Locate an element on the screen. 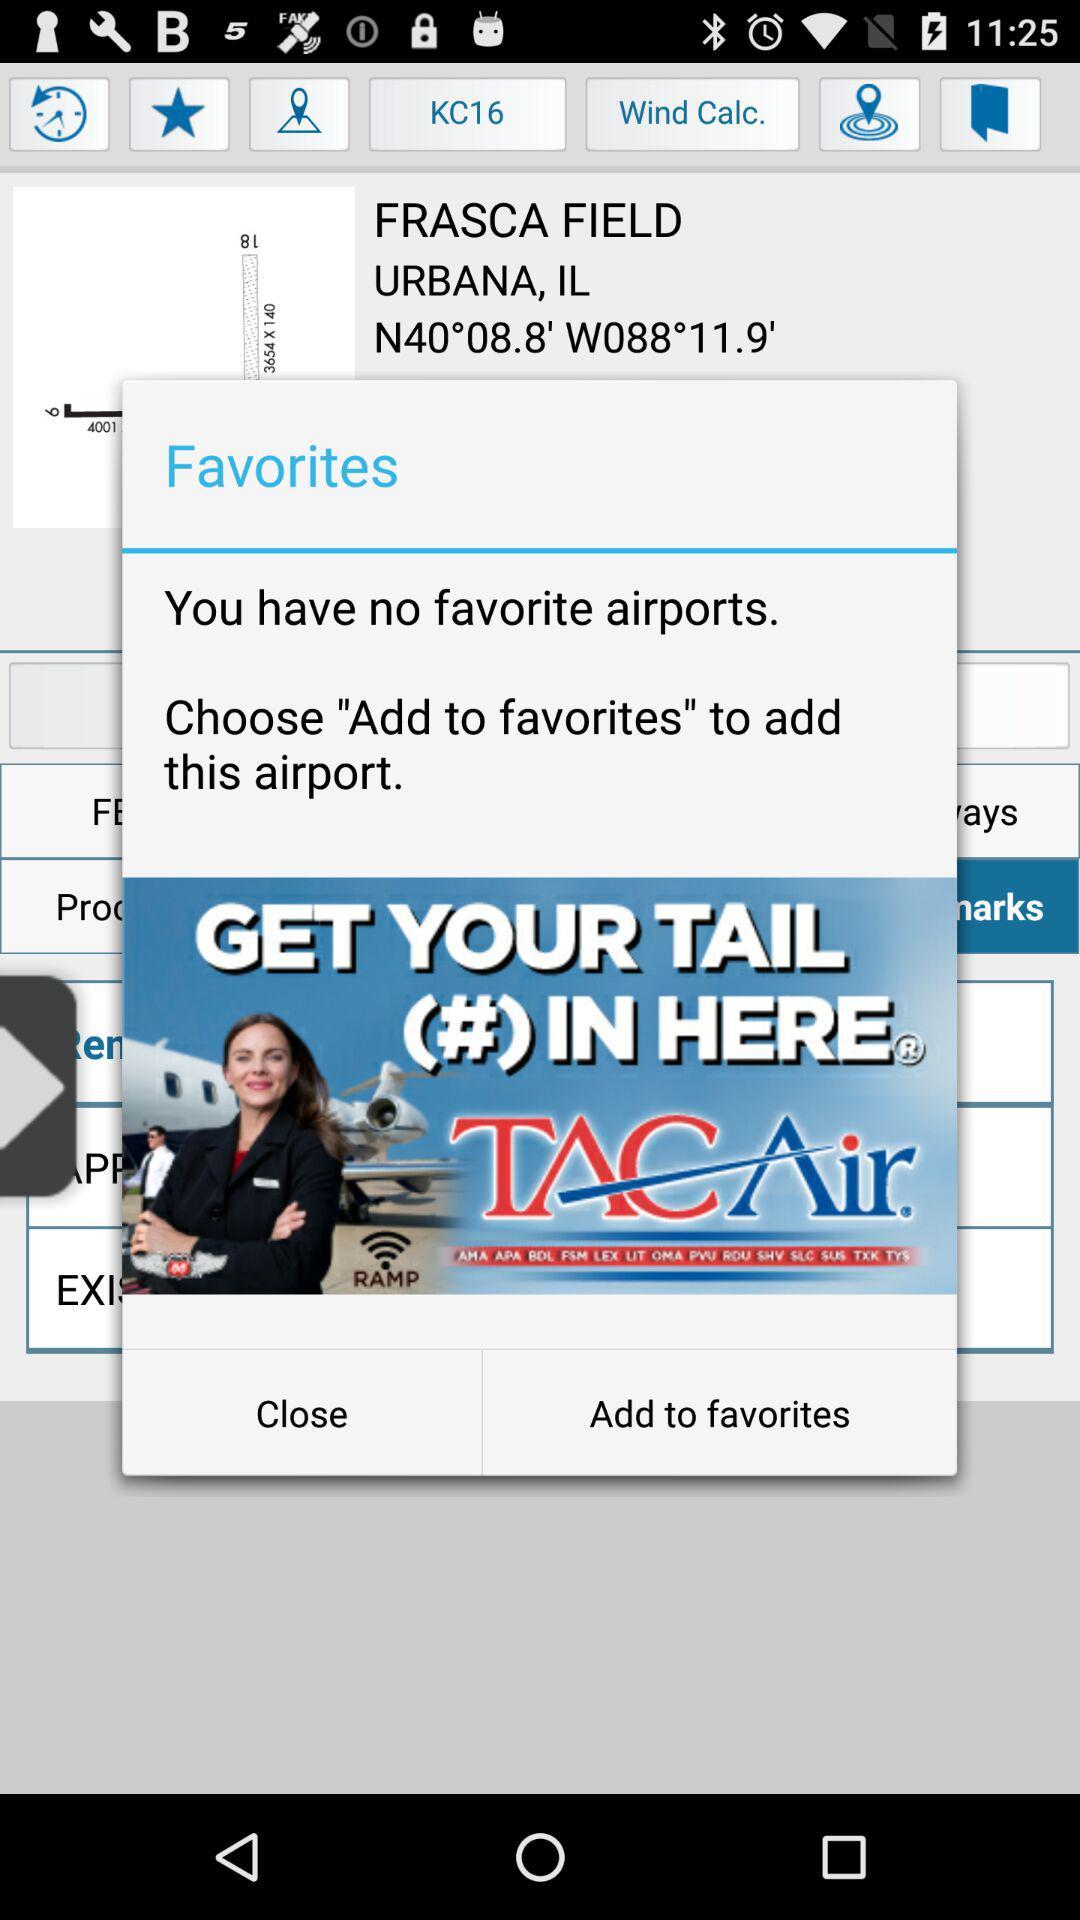 This screenshot has width=1080, height=1920. the button next to add to favorites item is located at coordinates (301, 1411).